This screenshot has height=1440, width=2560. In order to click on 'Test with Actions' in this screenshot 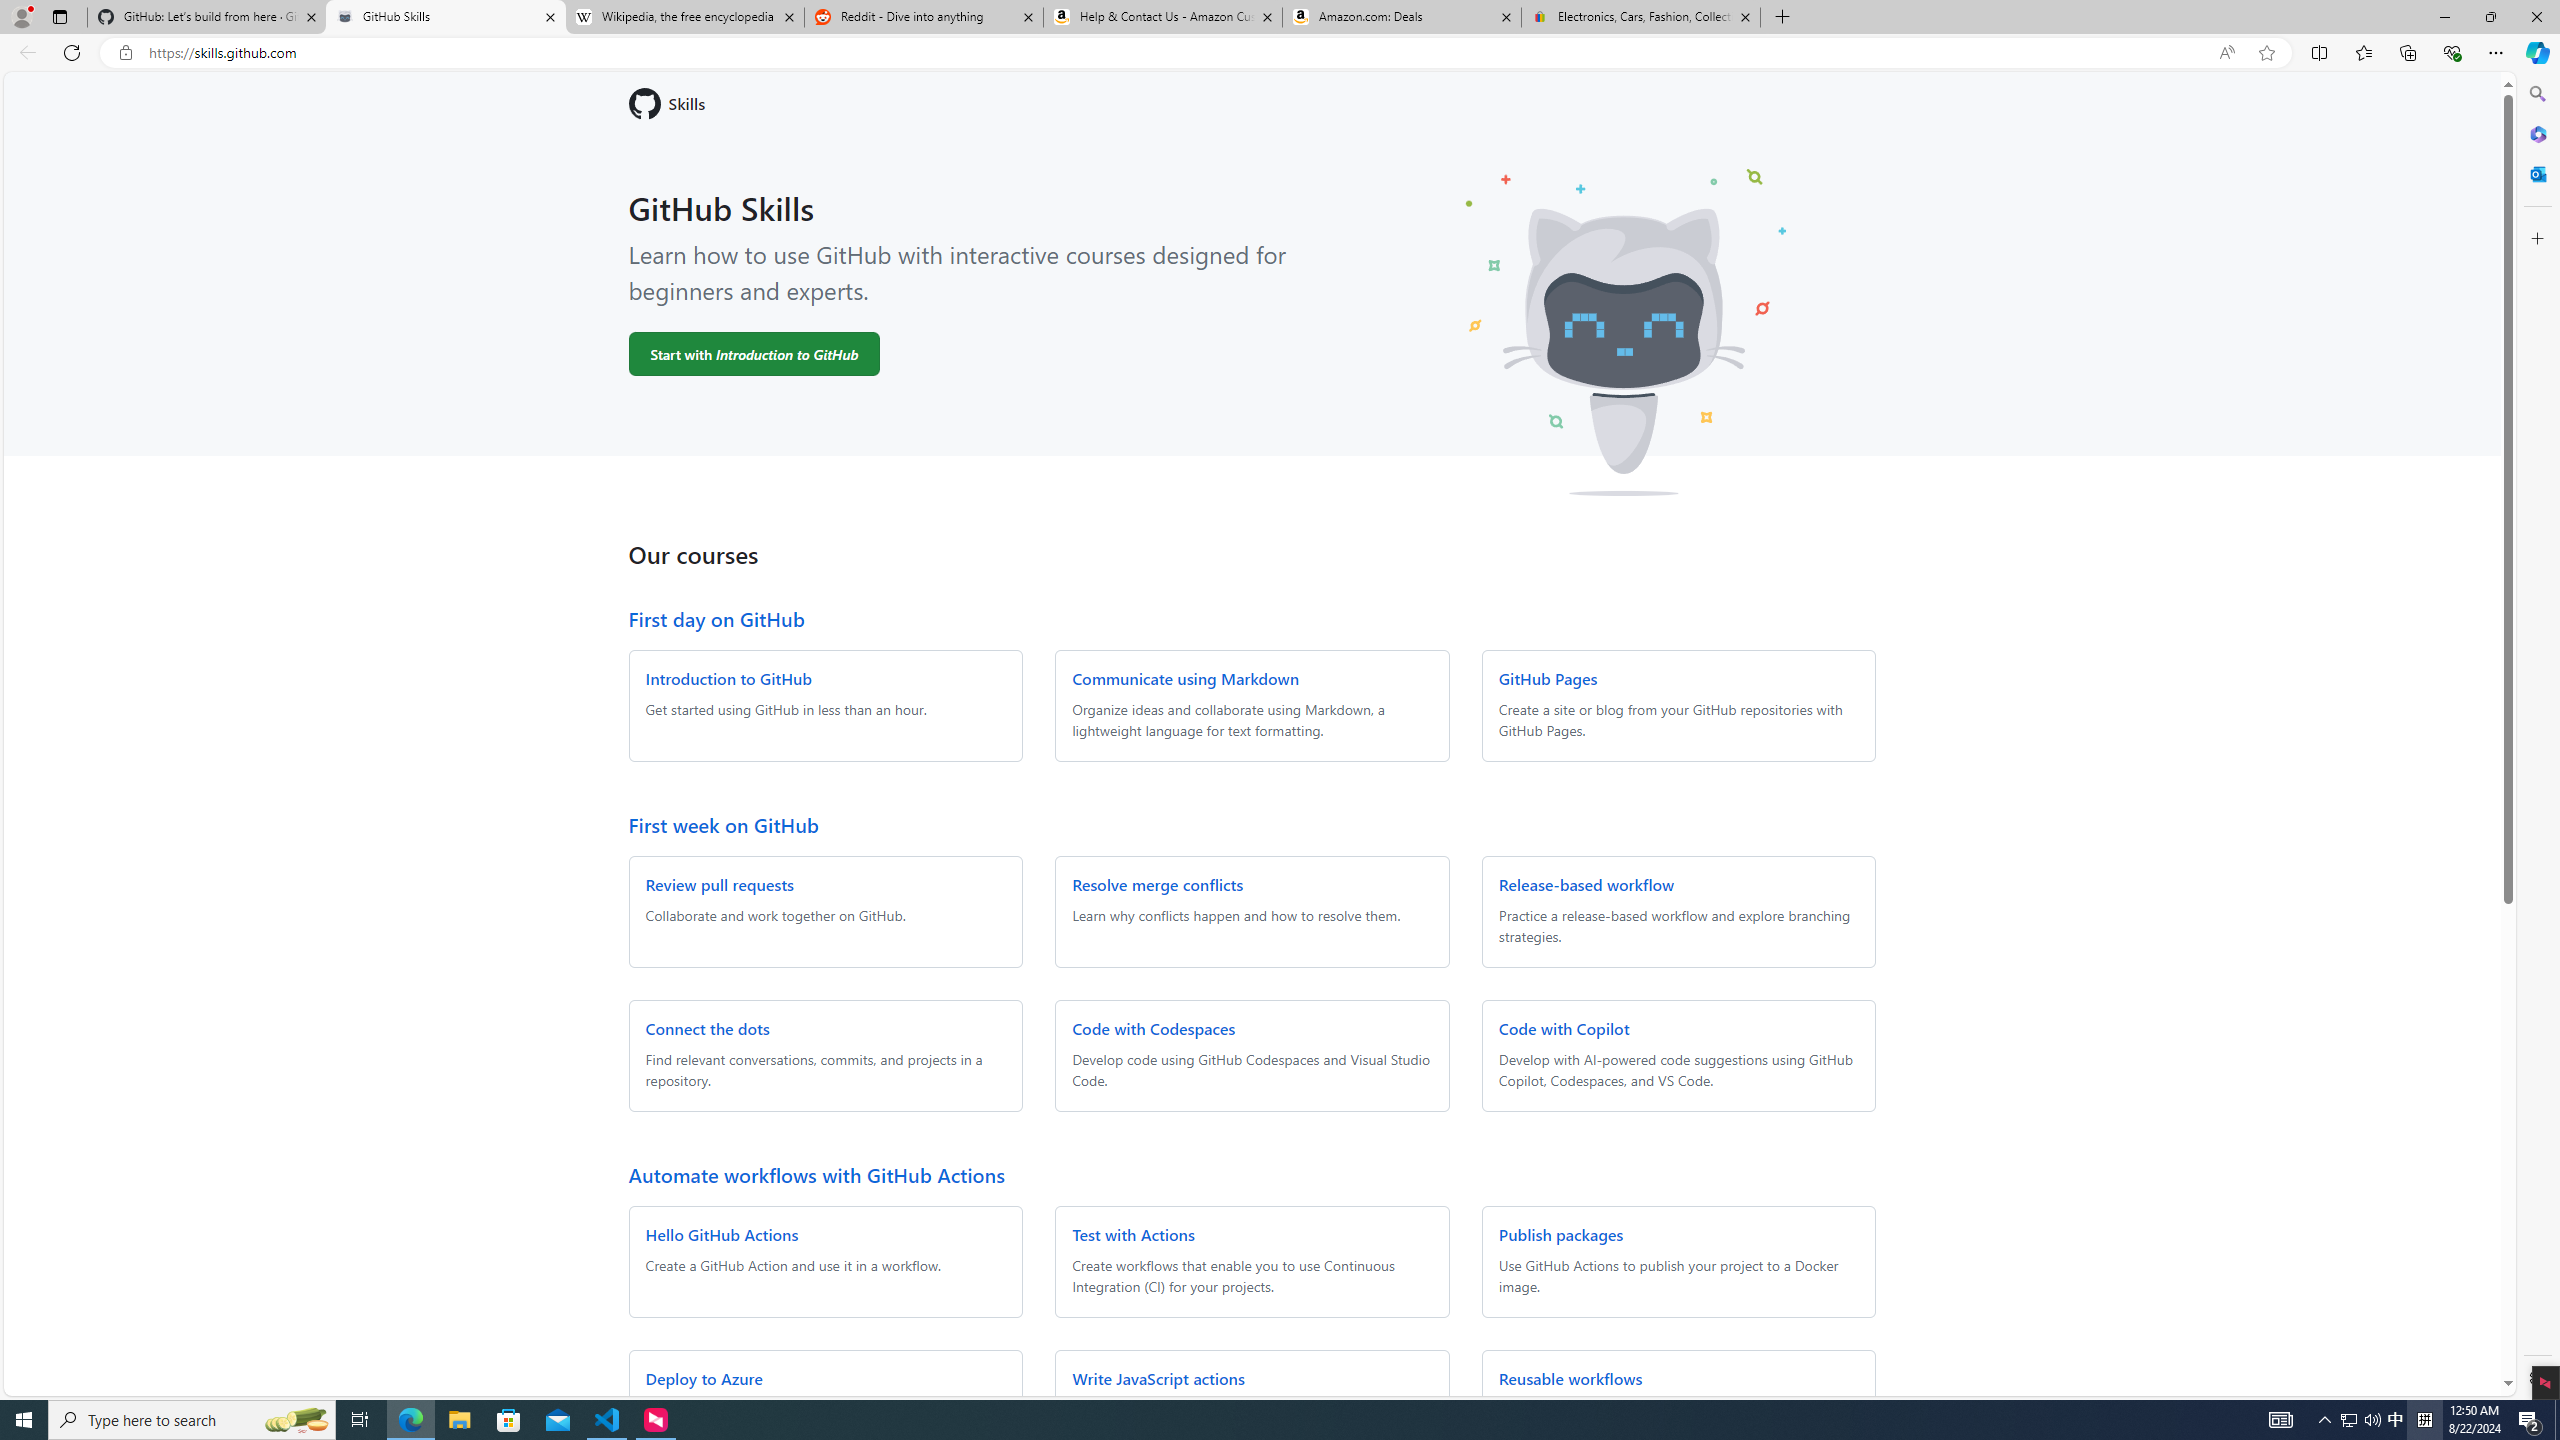, I will do `click(1133, 1233)`.